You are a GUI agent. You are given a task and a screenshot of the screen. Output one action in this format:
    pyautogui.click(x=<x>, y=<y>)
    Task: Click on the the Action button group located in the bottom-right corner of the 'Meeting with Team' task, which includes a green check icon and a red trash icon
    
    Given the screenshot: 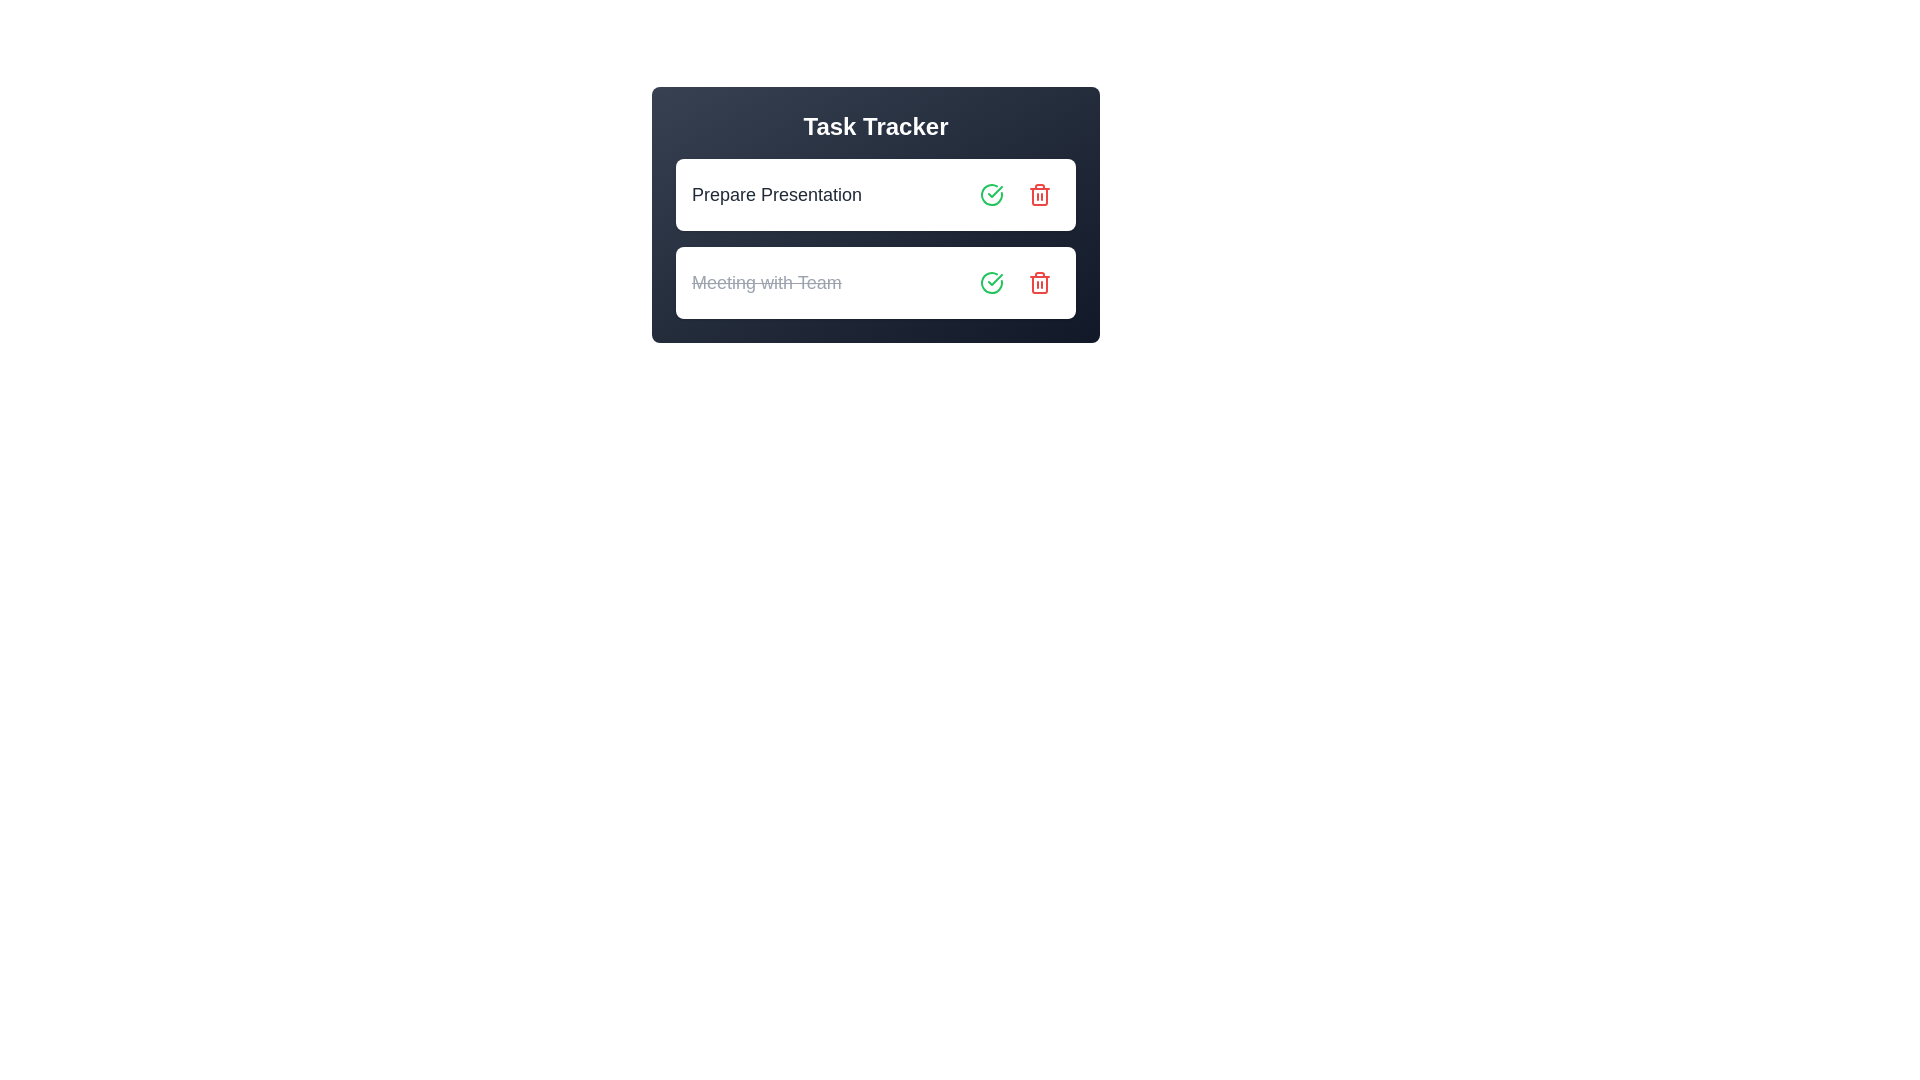 What is the action you would take?
    pyautogui.click(x=1016, y=282)
    